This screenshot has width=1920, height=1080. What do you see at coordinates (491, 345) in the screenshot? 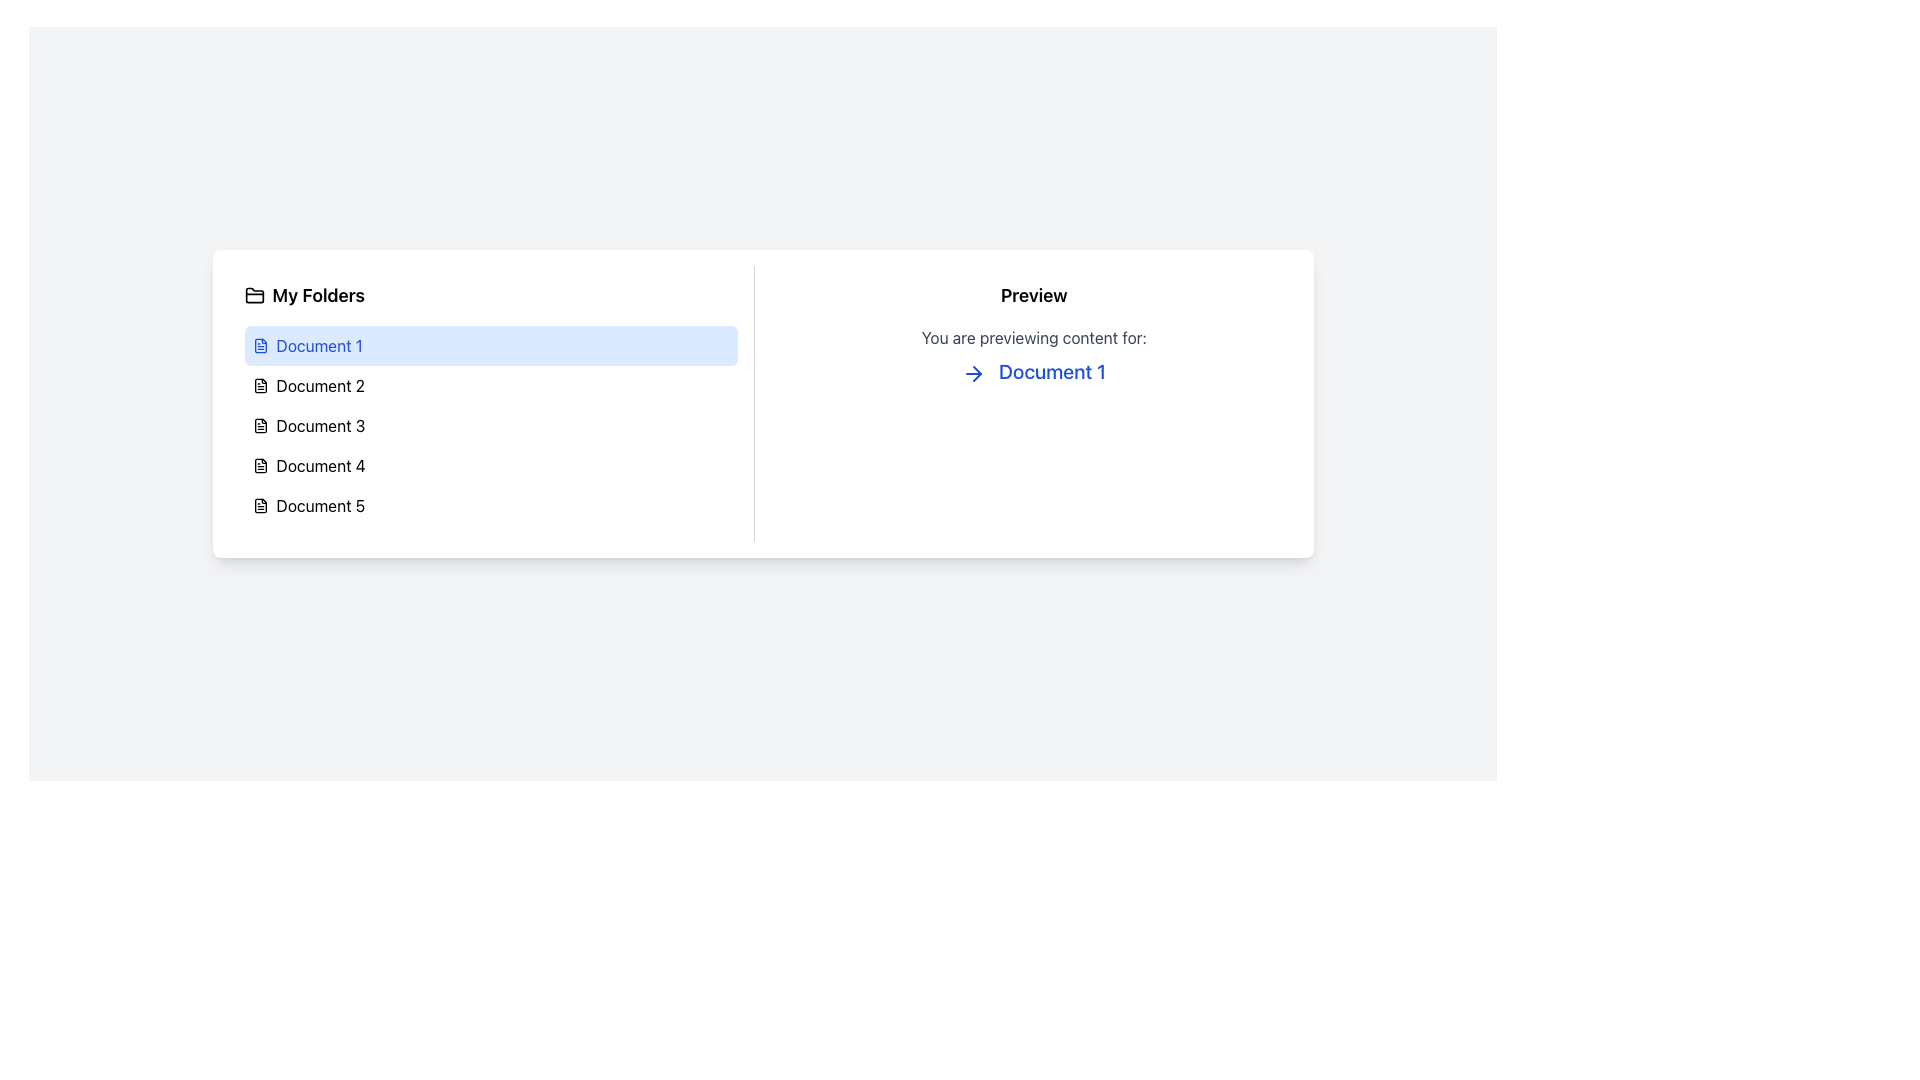
I see `the first list item representing a document in the vertical list` at bounding box center [491, 345].